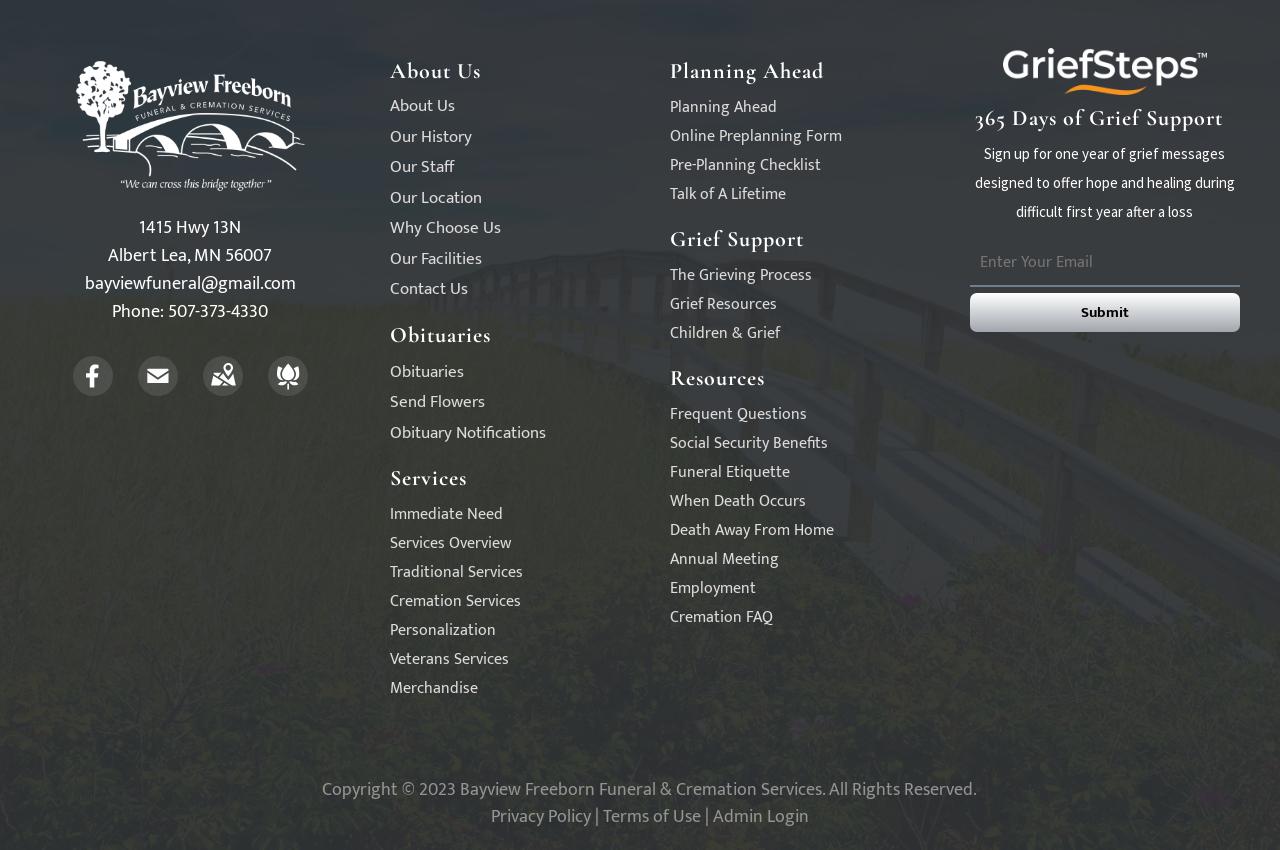 The width and height of the screenshot is (1280, 850). Describe the element at coordinates (669, 501) in the screenshot. I see `'When Death Occurs'` at that location.